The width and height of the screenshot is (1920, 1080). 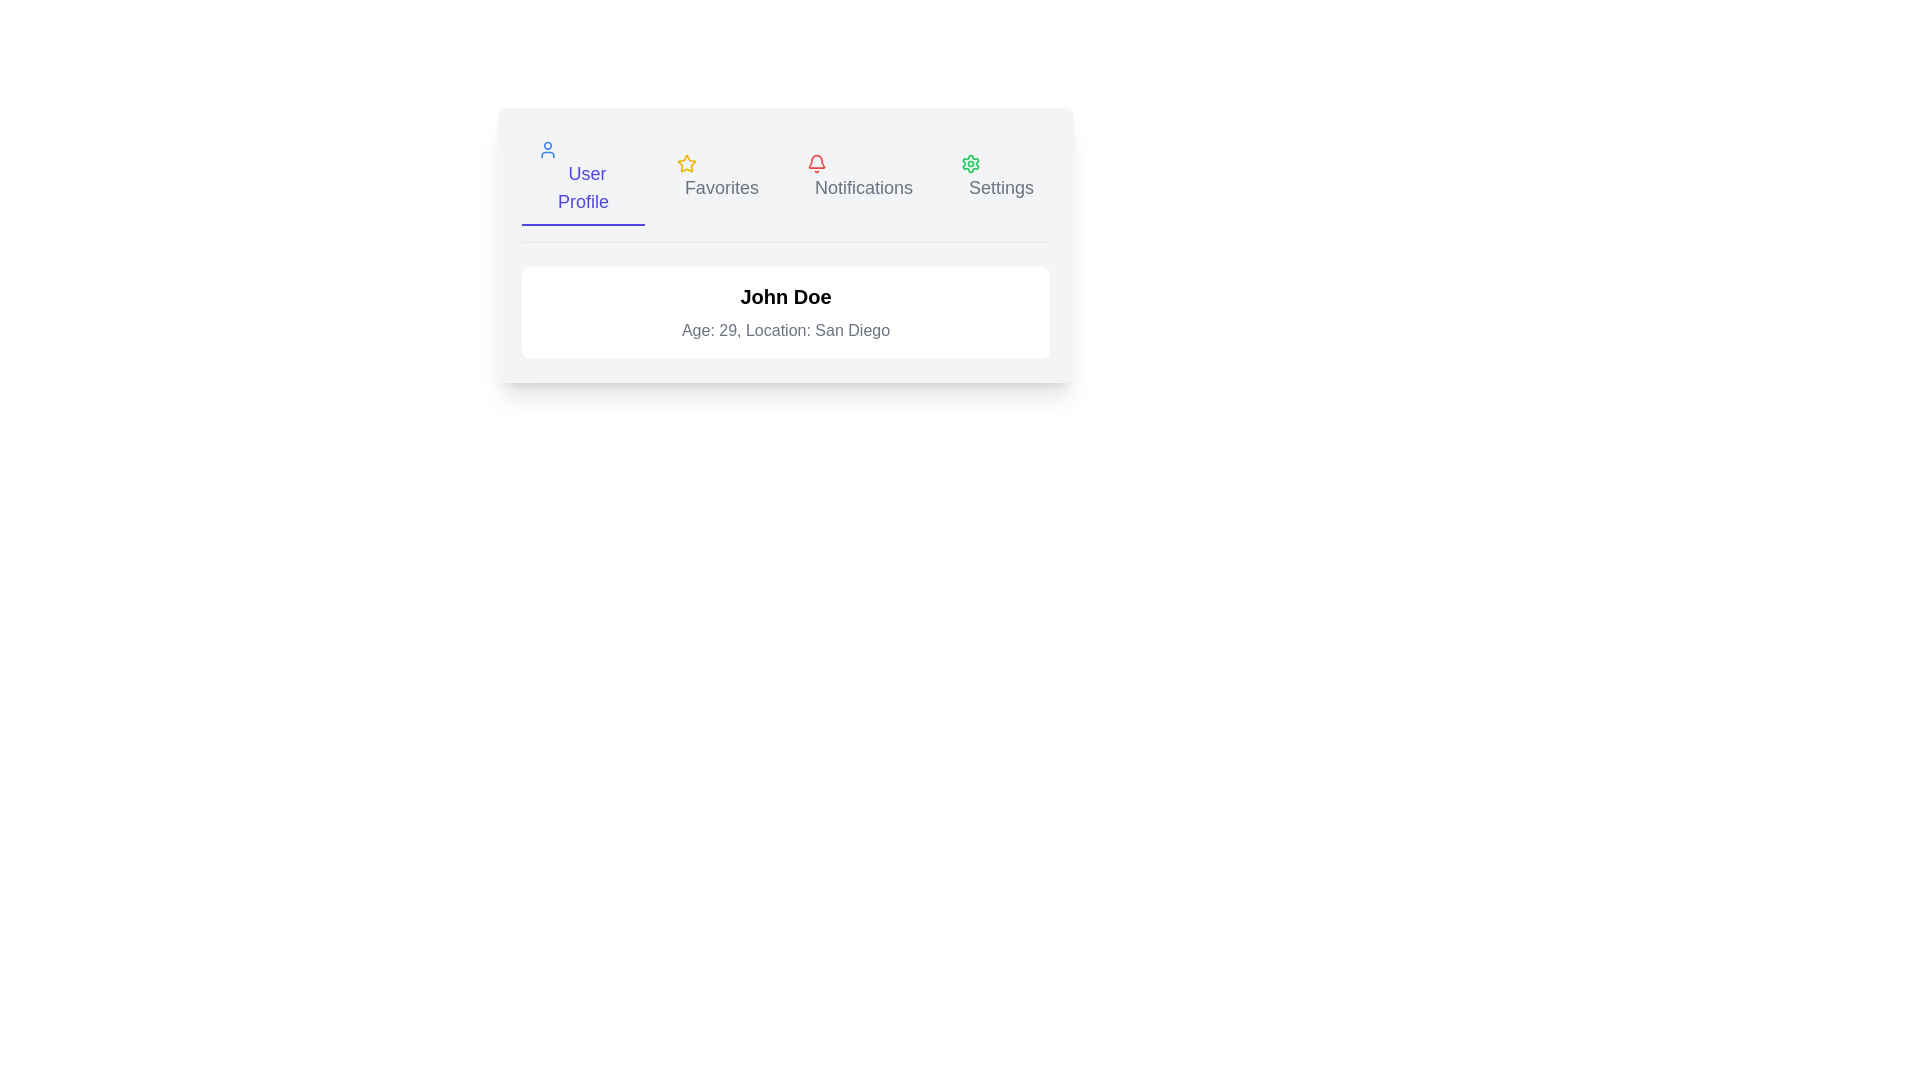 What do you see at coordinates (864, 188) in the screenshot?
I see `the text content of the 'Notifications' label in the navigation bar, which is styled with a gray font and positioned next to a bell icon` at bounding box center [864, 188].